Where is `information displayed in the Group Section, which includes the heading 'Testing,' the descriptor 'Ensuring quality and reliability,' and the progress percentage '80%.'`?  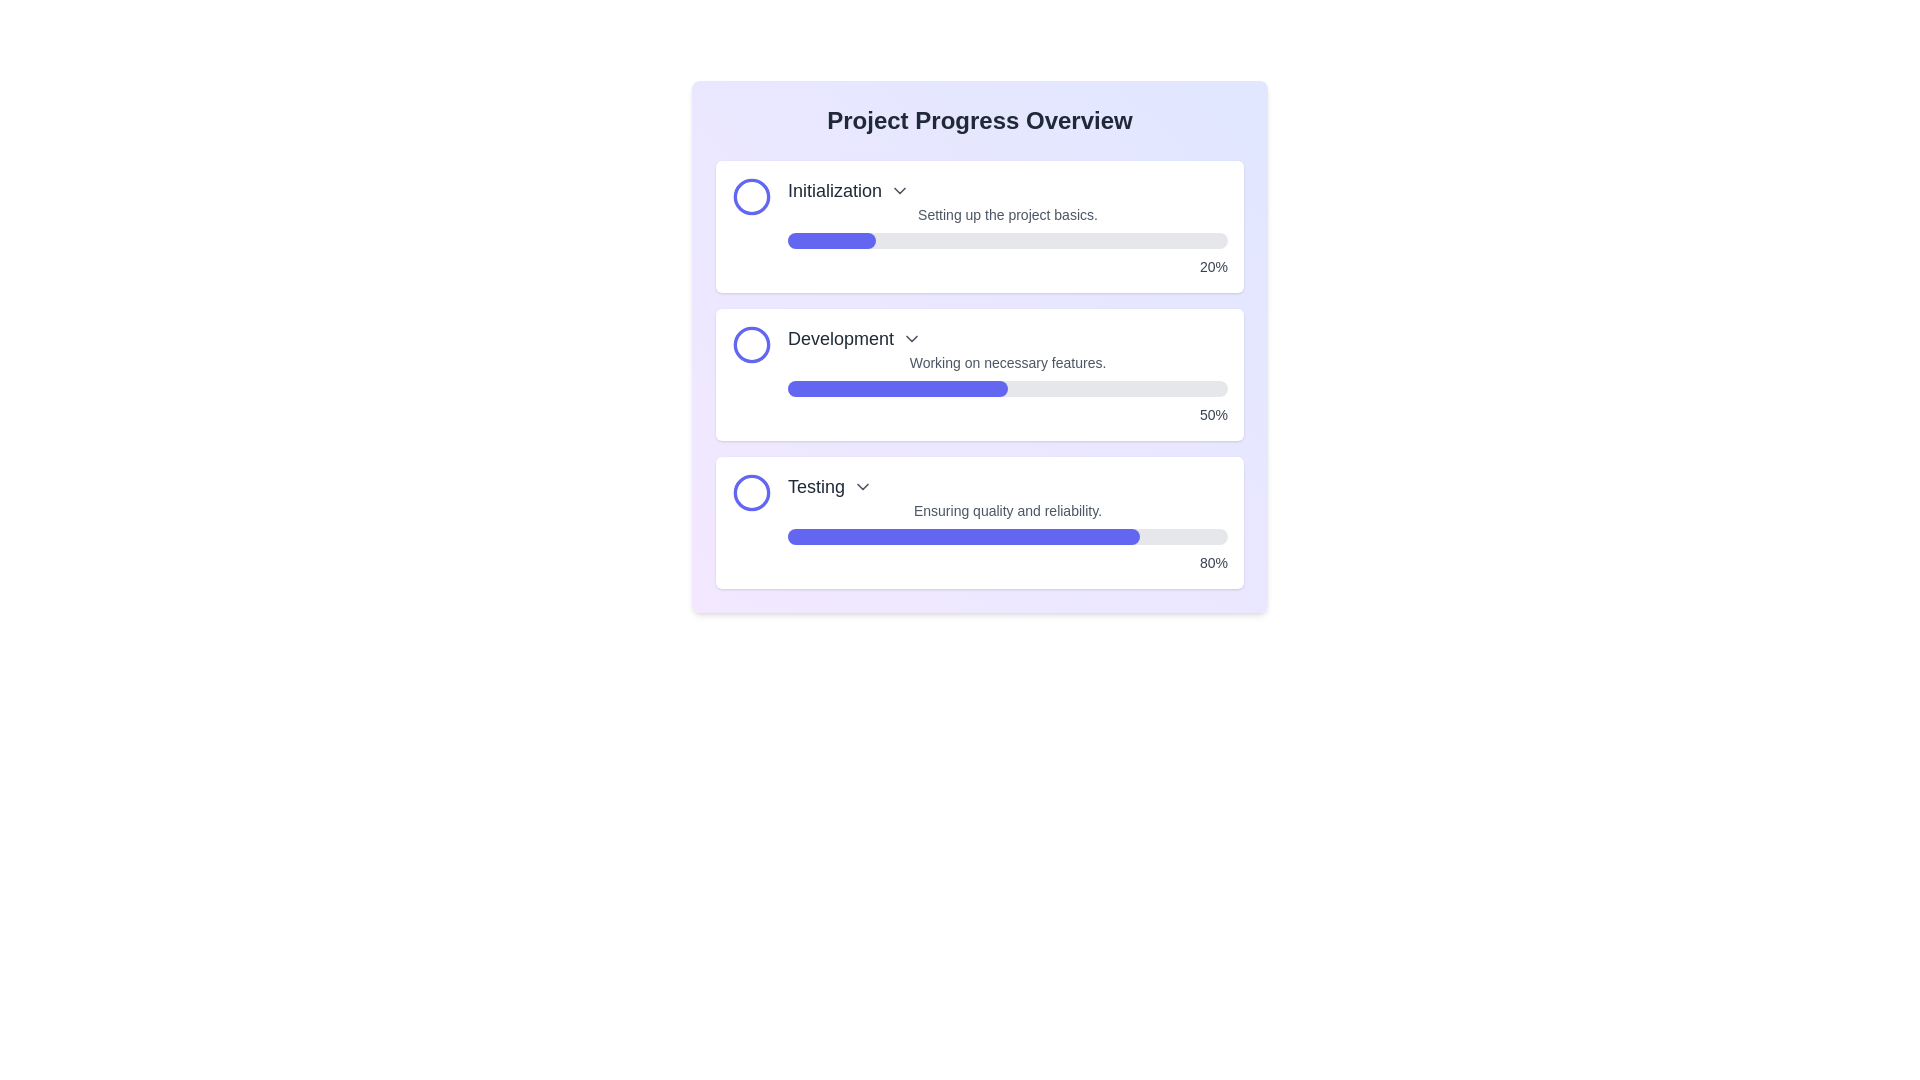 information displayed in the Group Section, which includes the heading 'Testing,' the descriptor 'Ensuring quality and reliability,' and the progress percentage '80%.' is located at coordinates (979, 522).